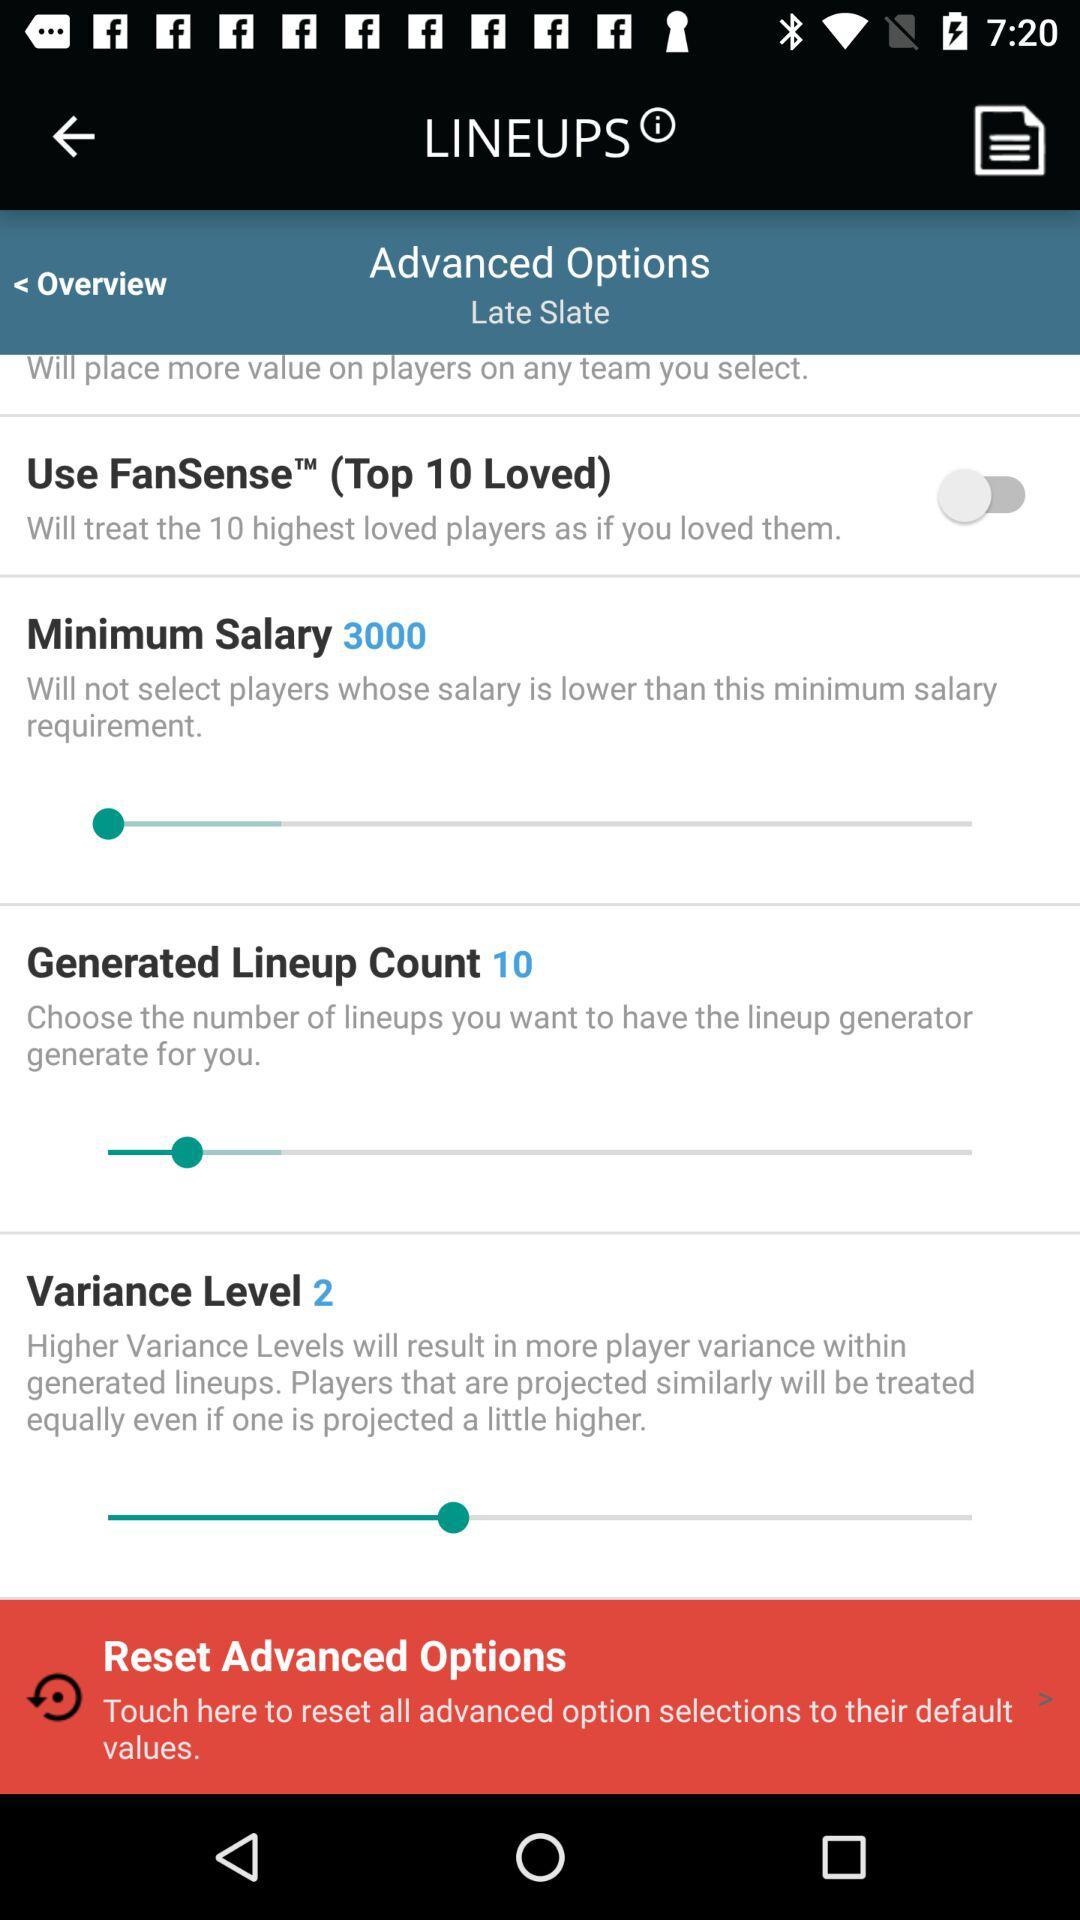  Describe the element at coordinates (991, 495) in the screenshot. I see `the icon to the right of the will treat the item` at that location.